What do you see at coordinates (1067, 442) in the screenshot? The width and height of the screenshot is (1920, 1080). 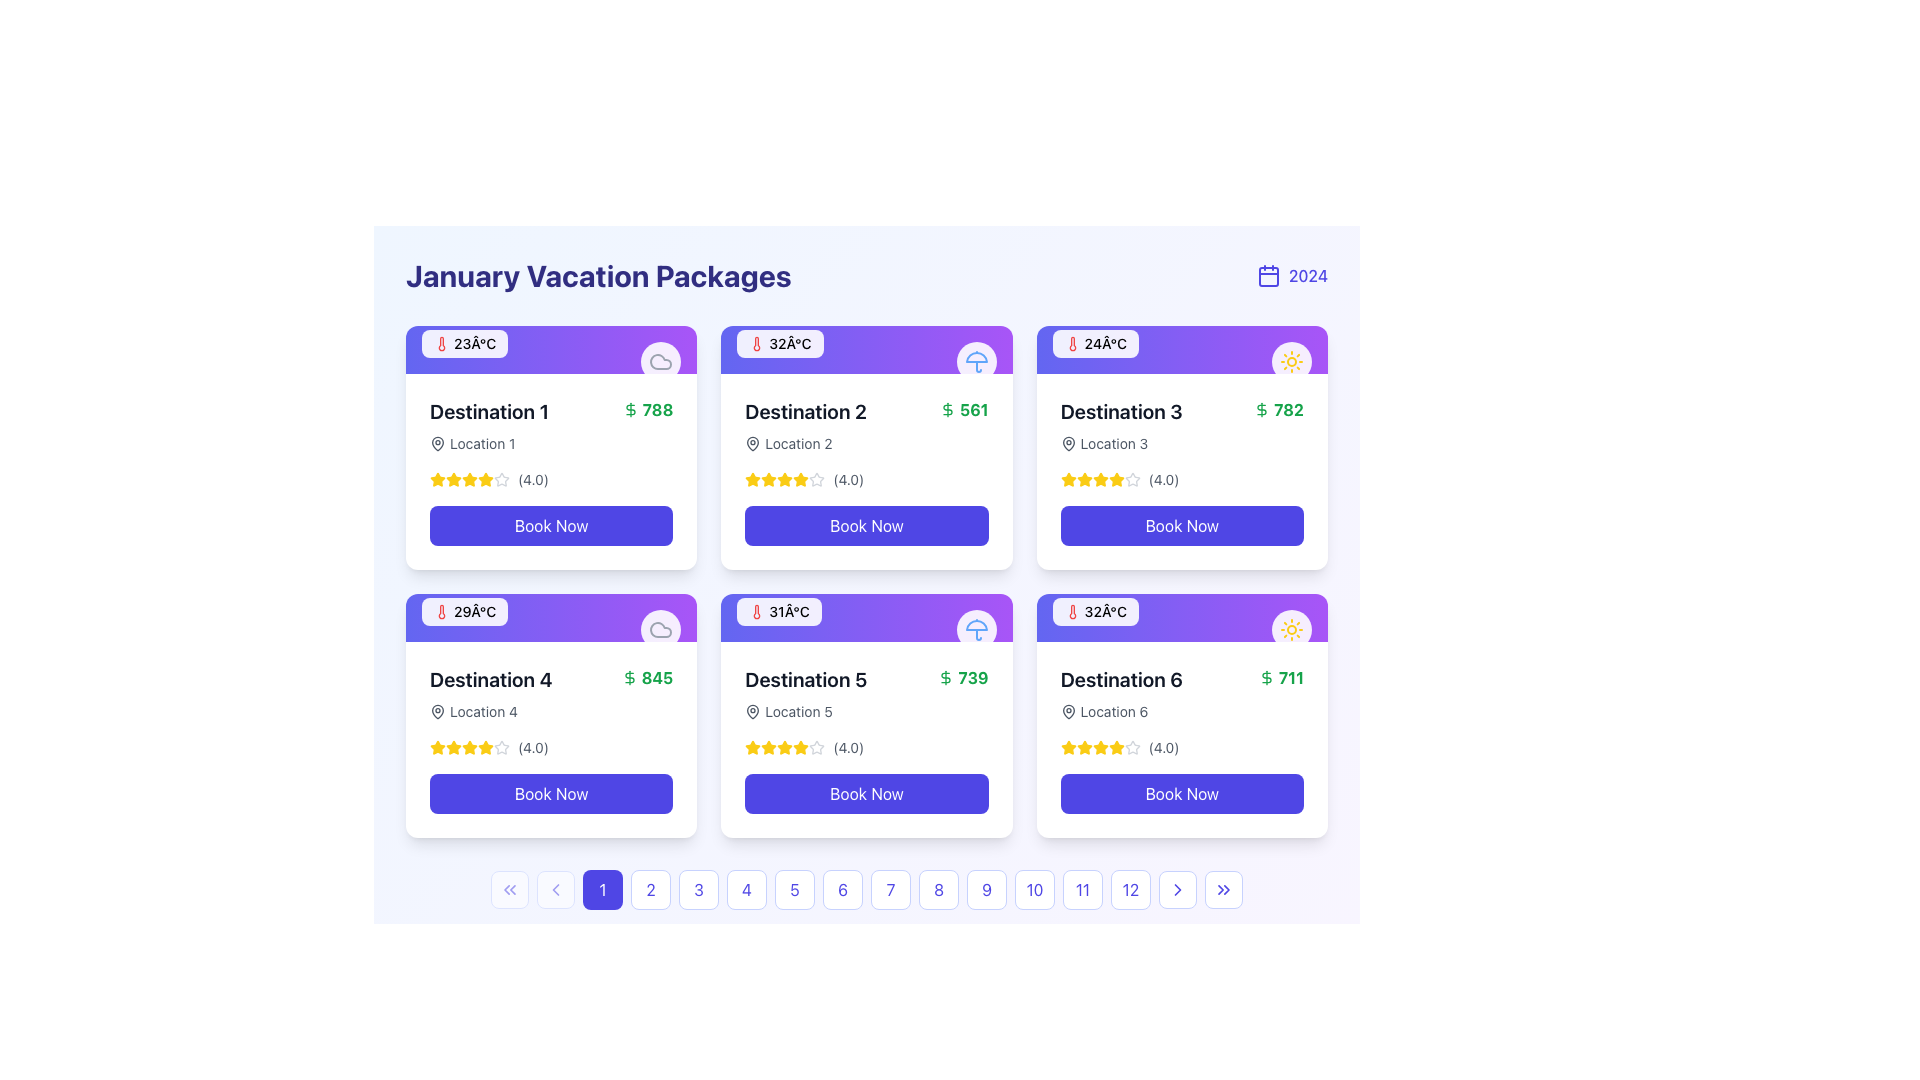 I see `map pin icon located next to the text 'Location 1' in the card titled 'Destination 1' at the top-left corner of the layout for visual context` at bounding box center [1067, 442].